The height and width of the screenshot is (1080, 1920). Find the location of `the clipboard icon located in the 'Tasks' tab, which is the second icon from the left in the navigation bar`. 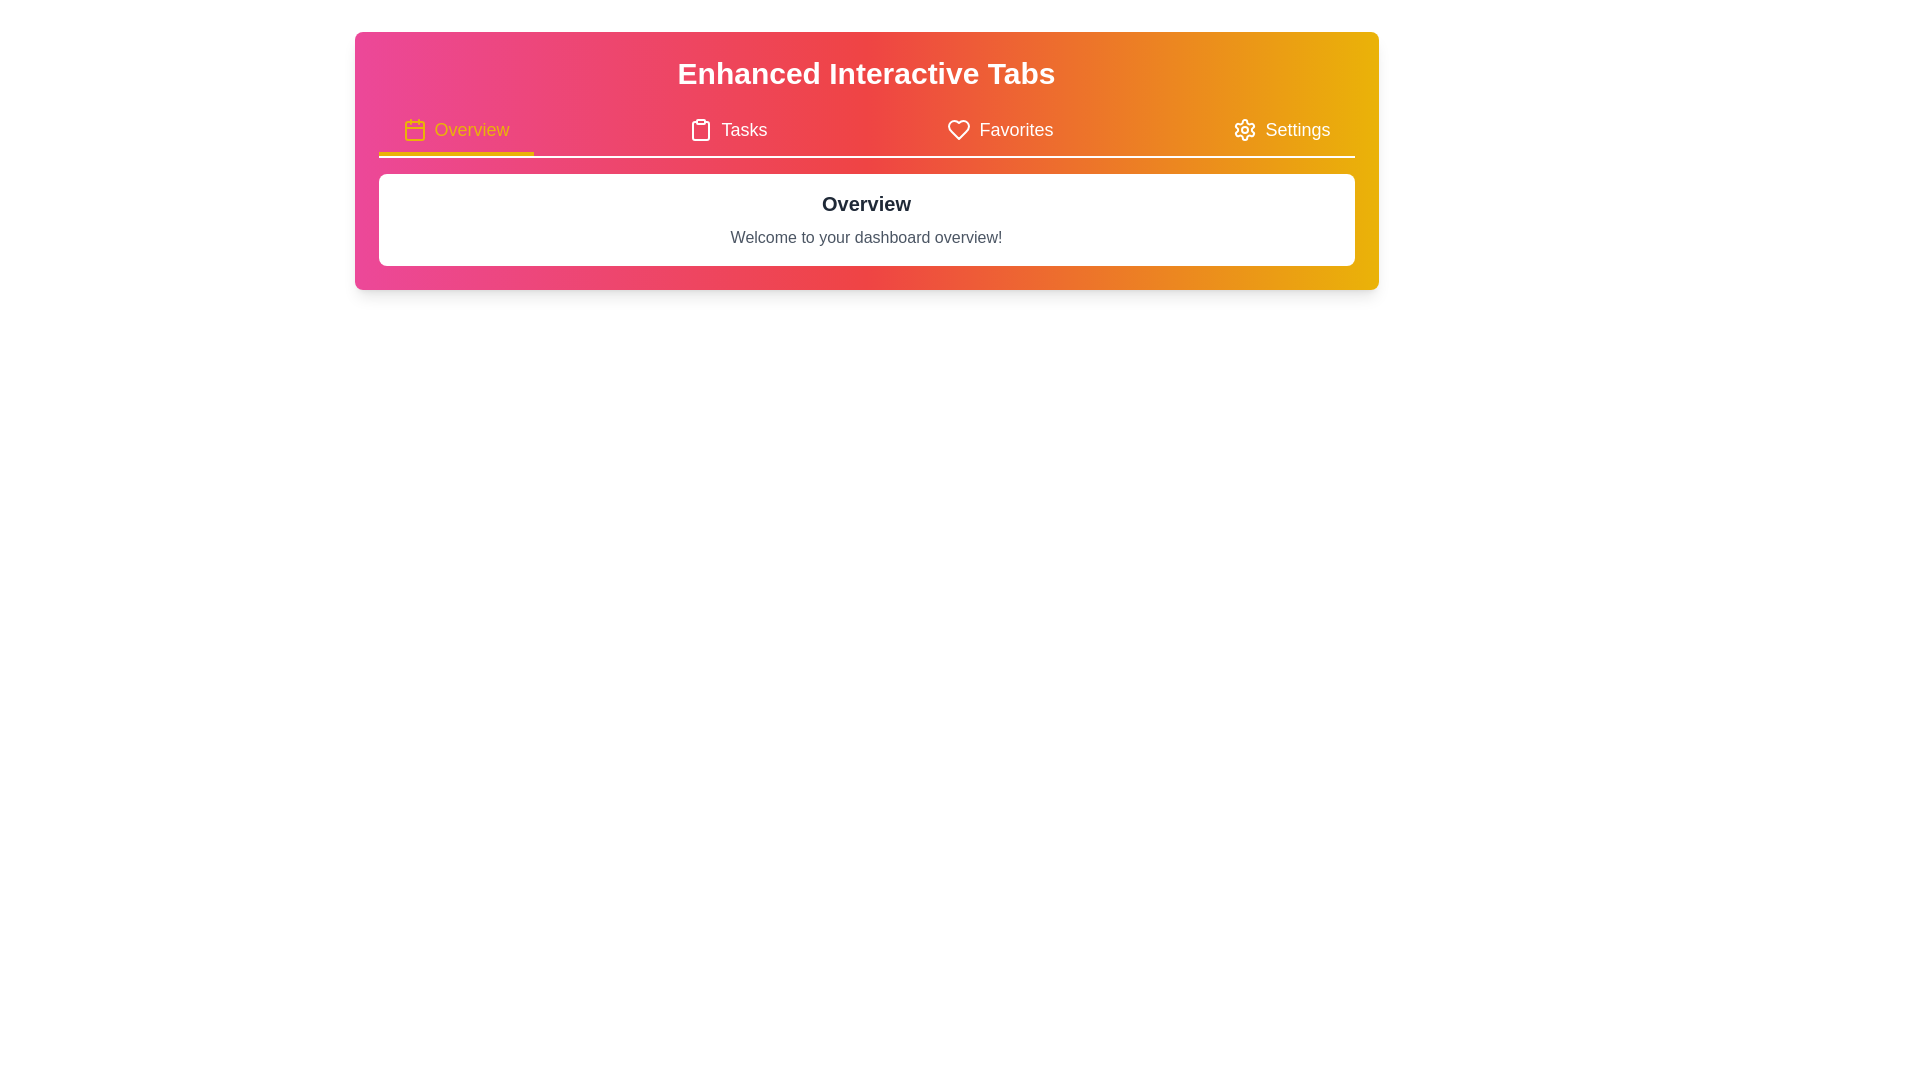

the clipboard icon located in the 'Tasks' tab, which is the second icon from the left in the navigation bar is located at coordinates (701, 131).